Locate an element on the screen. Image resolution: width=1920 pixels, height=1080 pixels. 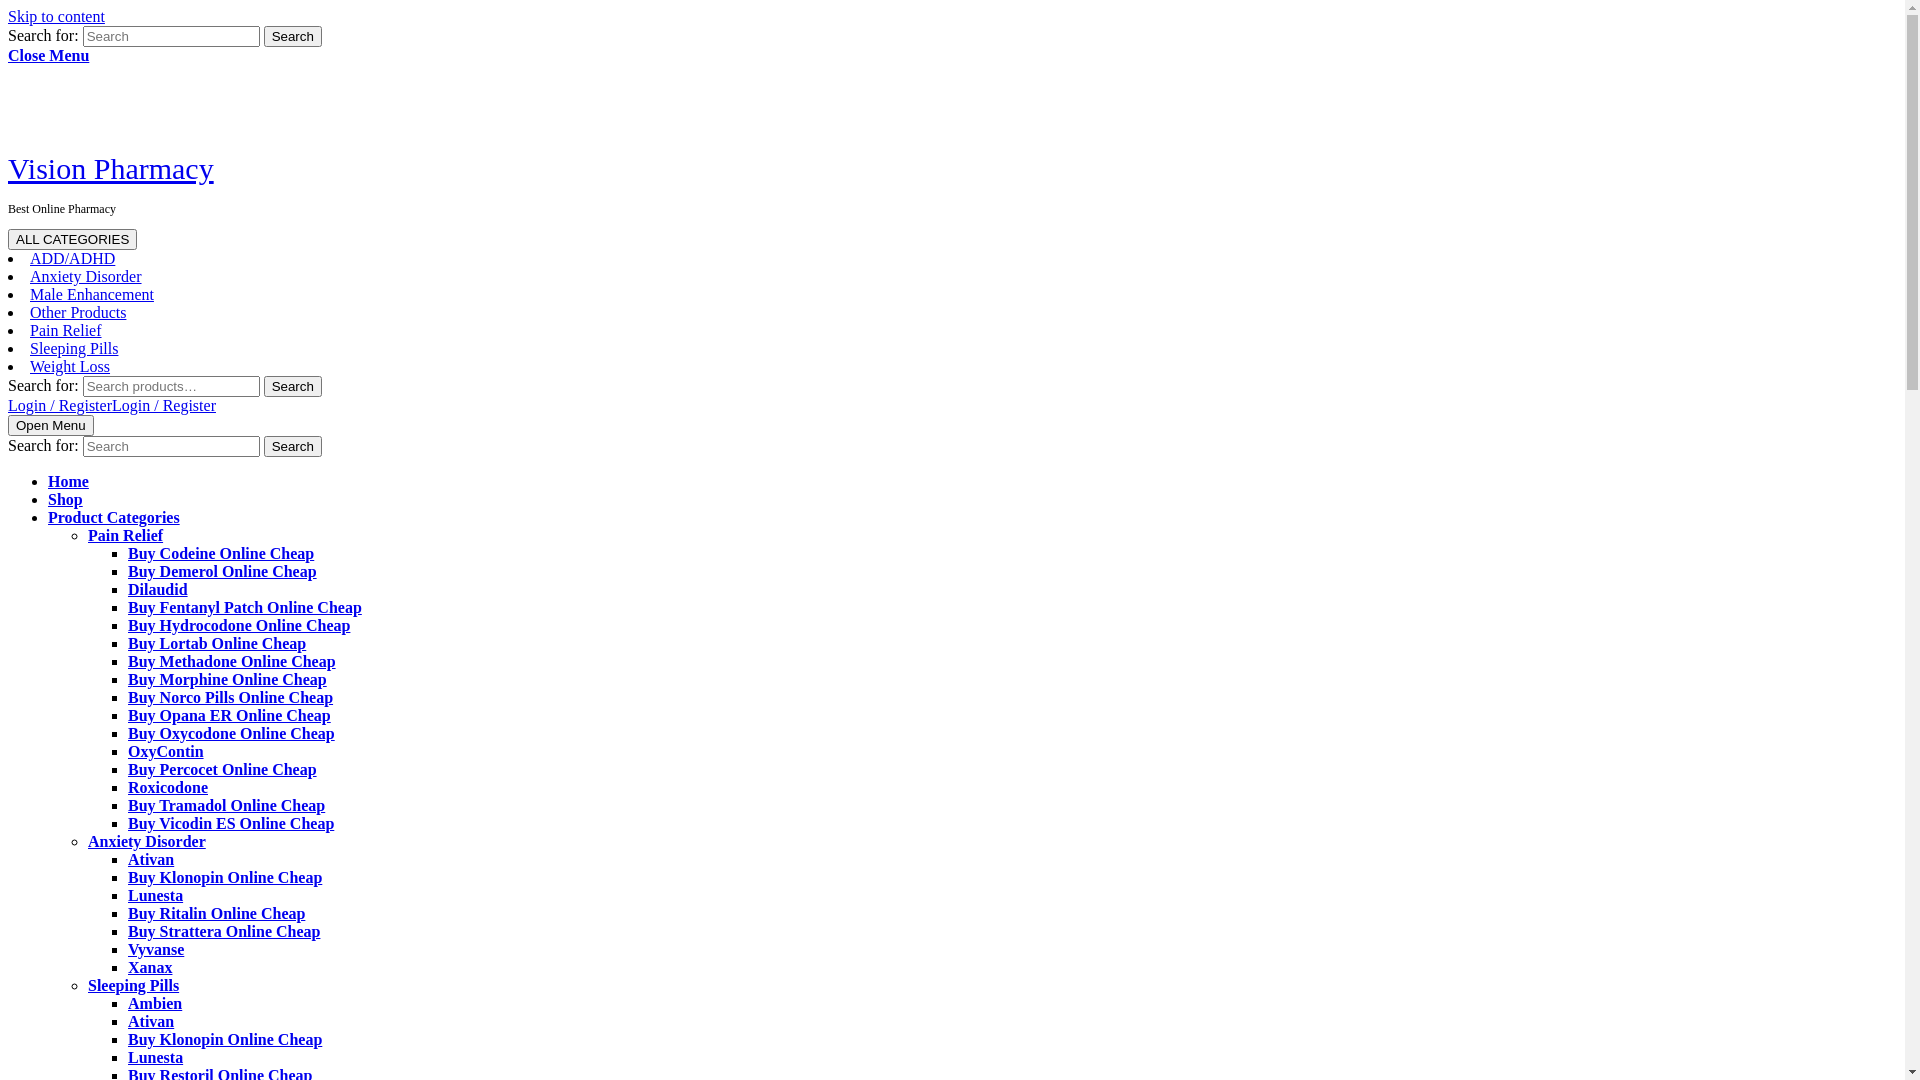
'Buy Codeine Online Cheap' is located at coordinates (127, 553).